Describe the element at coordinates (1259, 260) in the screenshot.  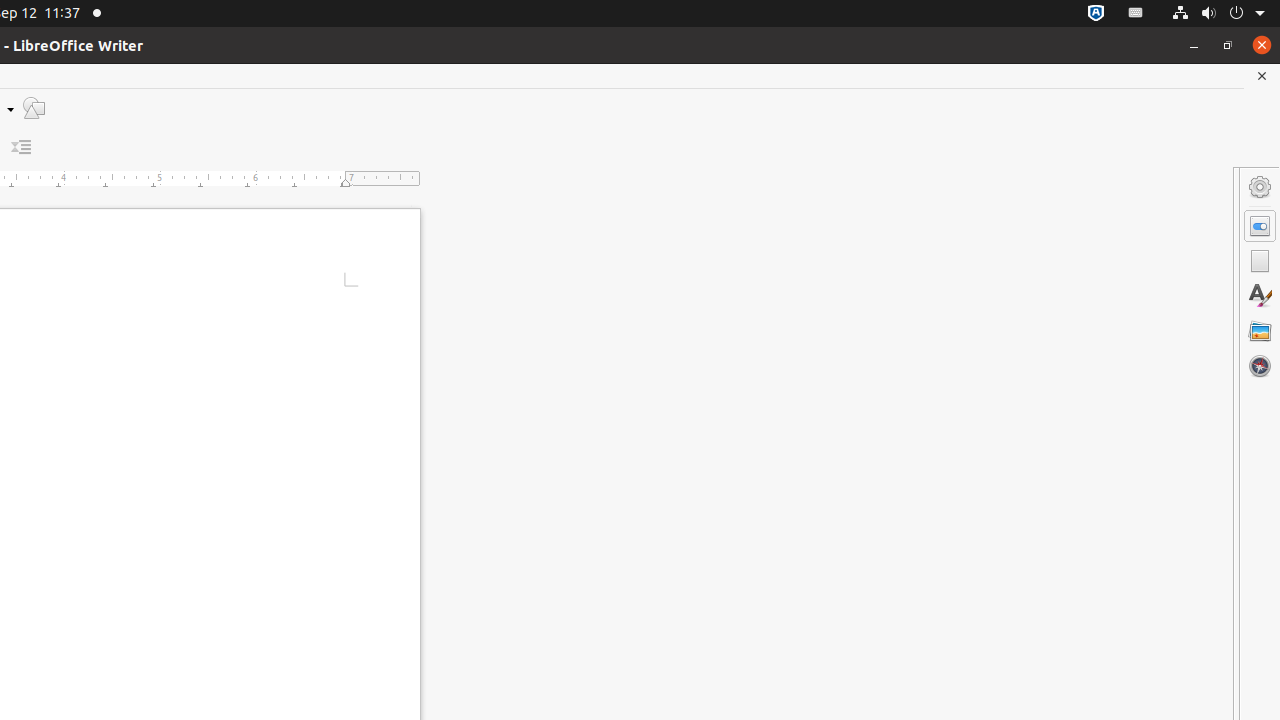
I see `'Page'` at that location.